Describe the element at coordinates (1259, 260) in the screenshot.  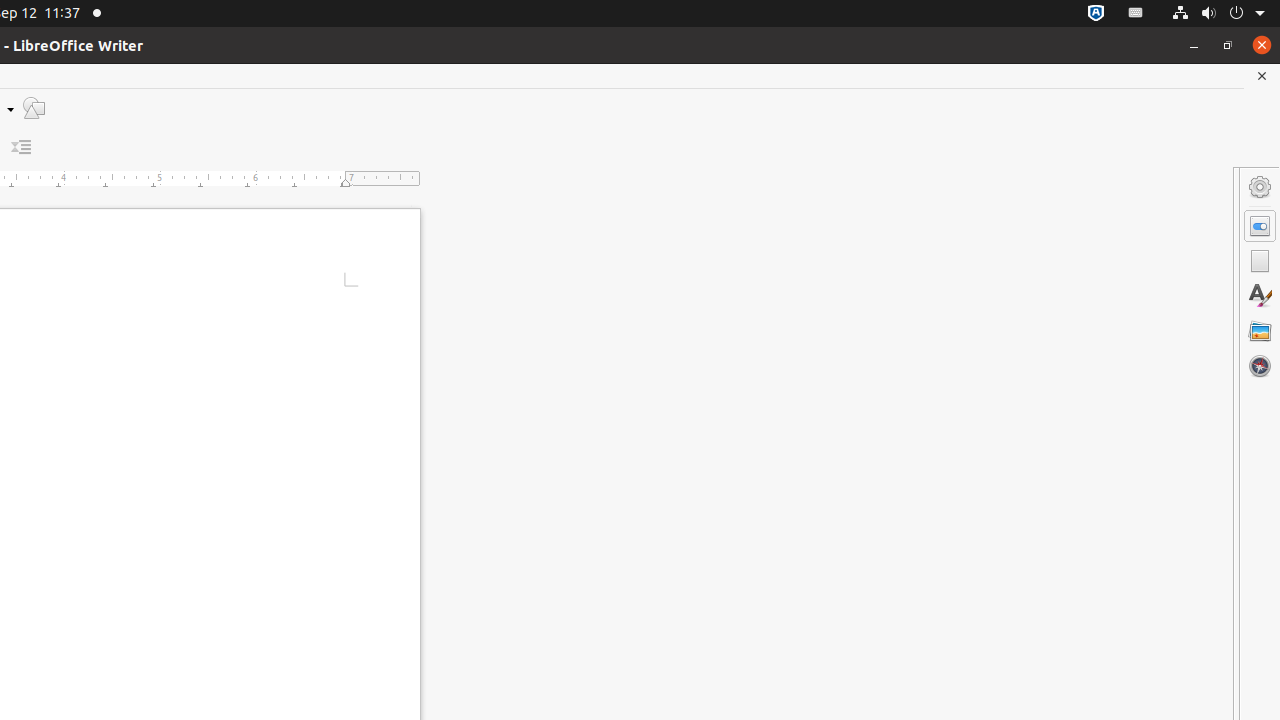
I see `'Page'` at that location.